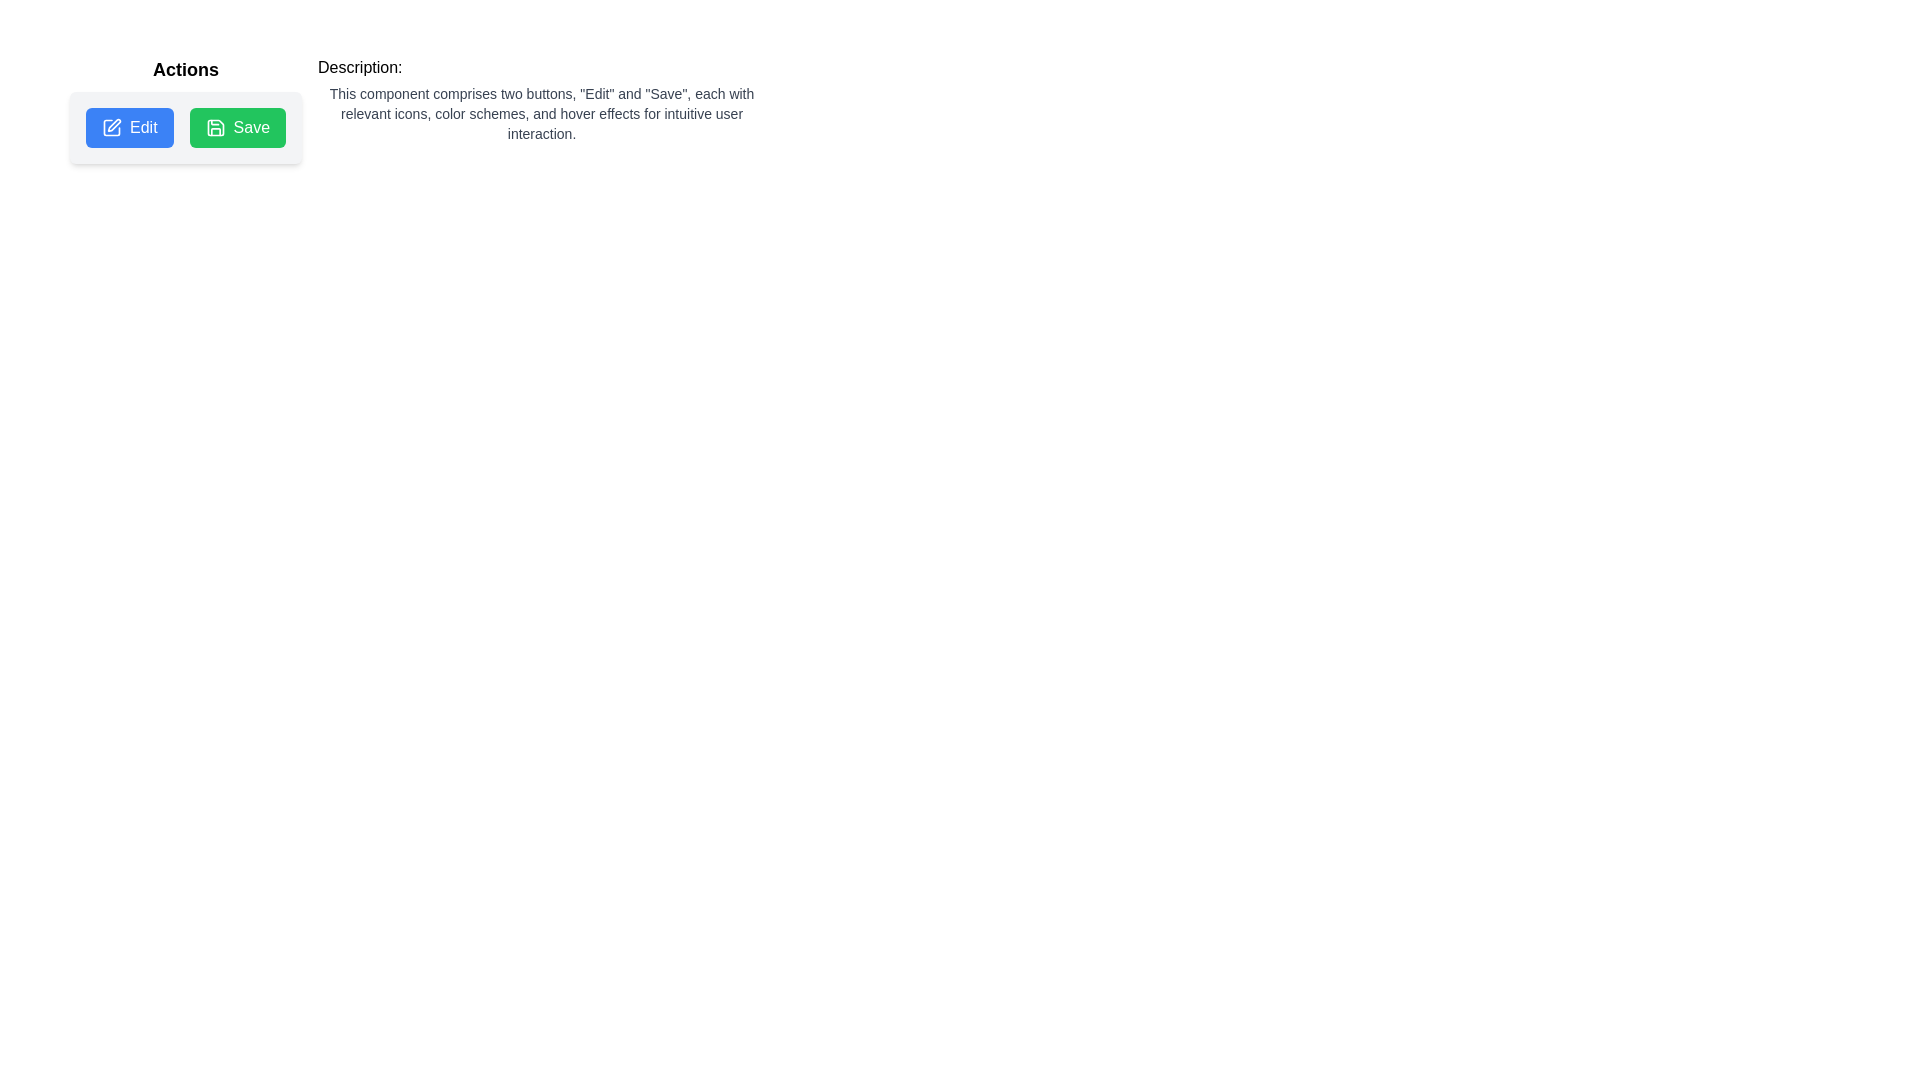 Image resolution: width=1920 pixels, height=1080 pixels. Describe the element at coordinates (237, 127) in the screenshot. I see `the 'Save' button with a green background and white text` at that location.